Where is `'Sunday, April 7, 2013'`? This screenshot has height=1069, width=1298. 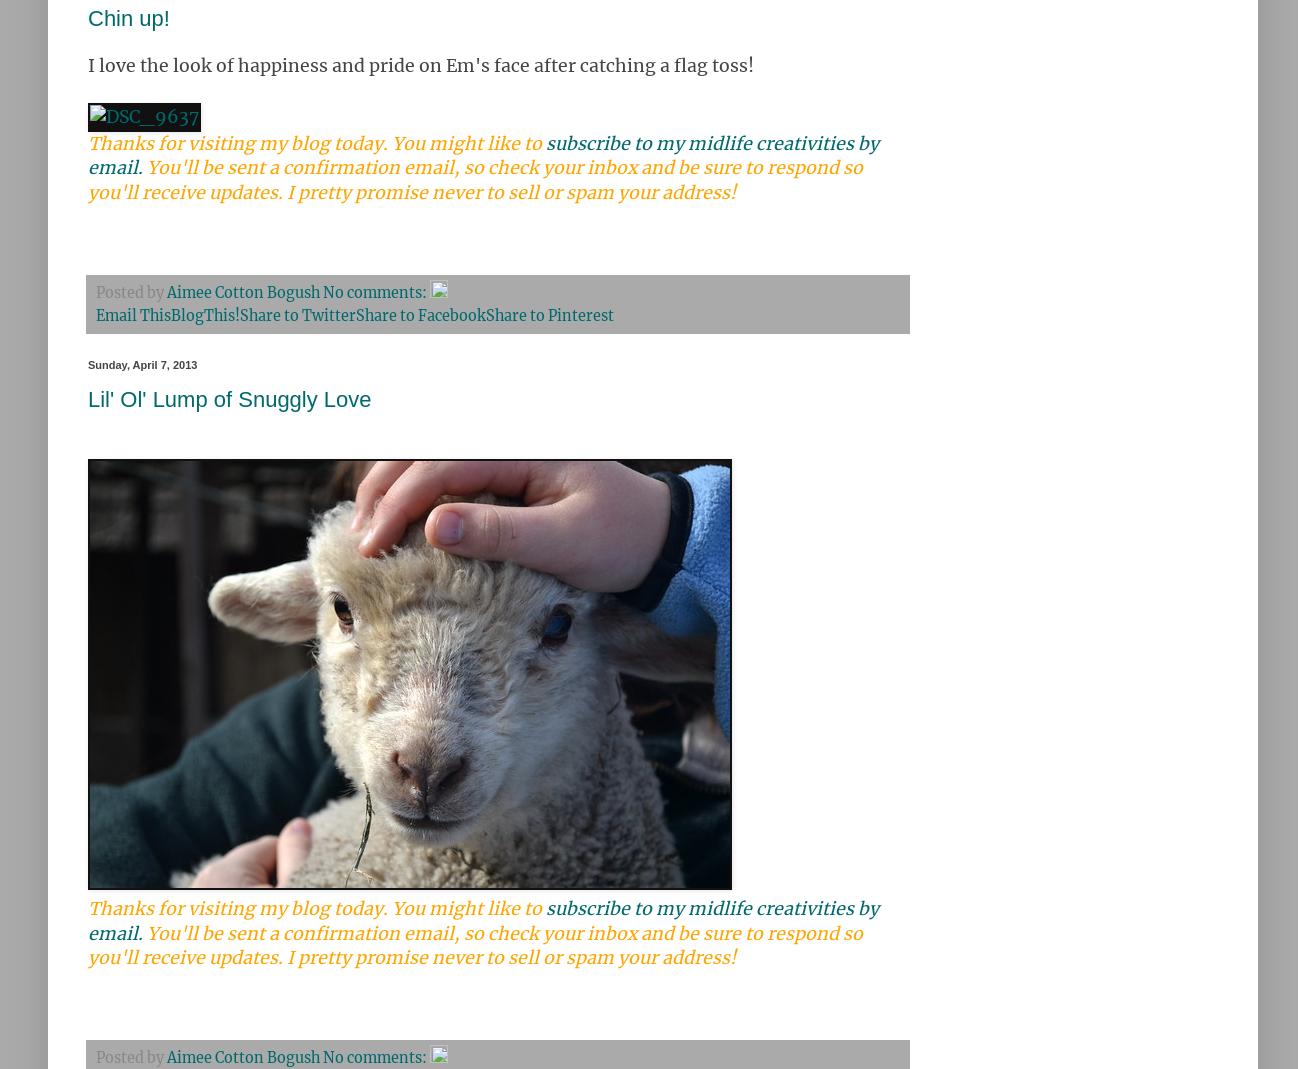
'Sunday, April 7, 2013' is located at coordinates (141, 363).